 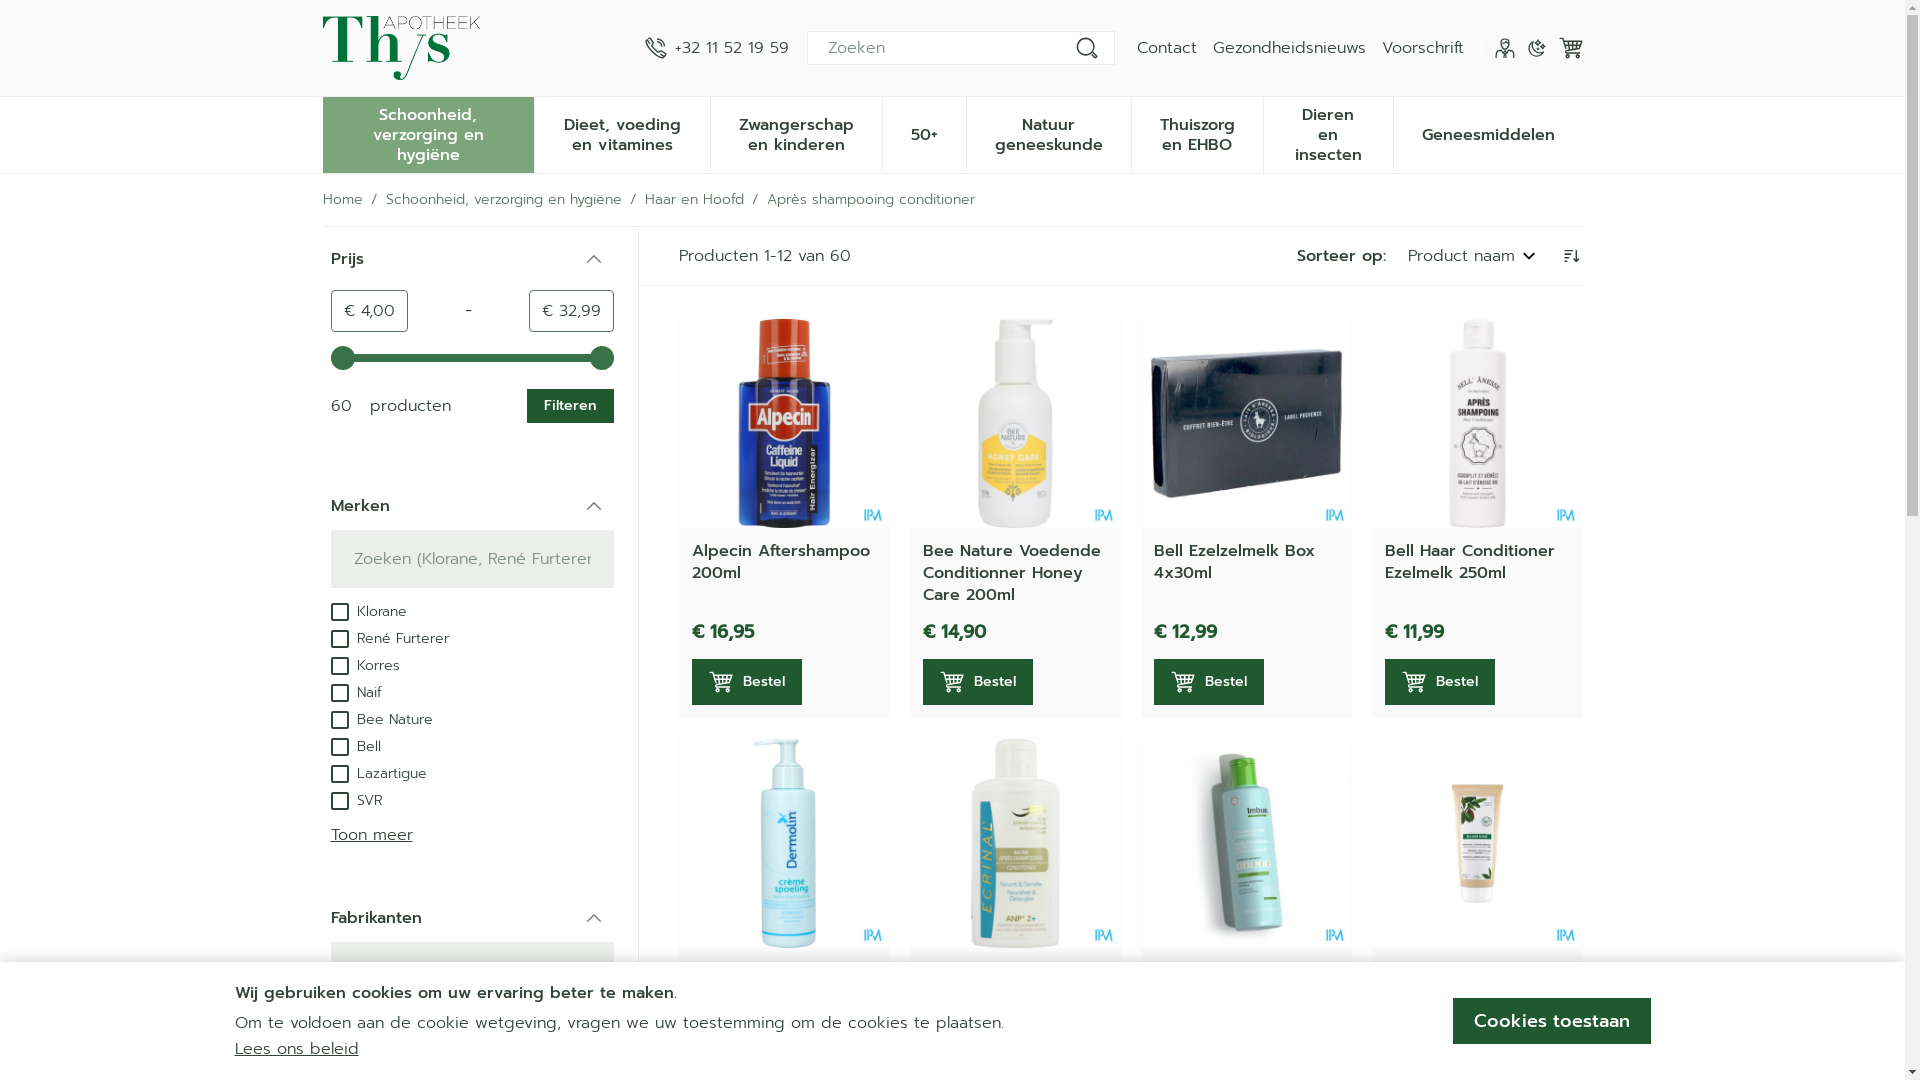 What do you see at coordinates (295, 1048) in the screenshot?
I see `'Lees ons beleid'` at bounding box center [295, 1048].